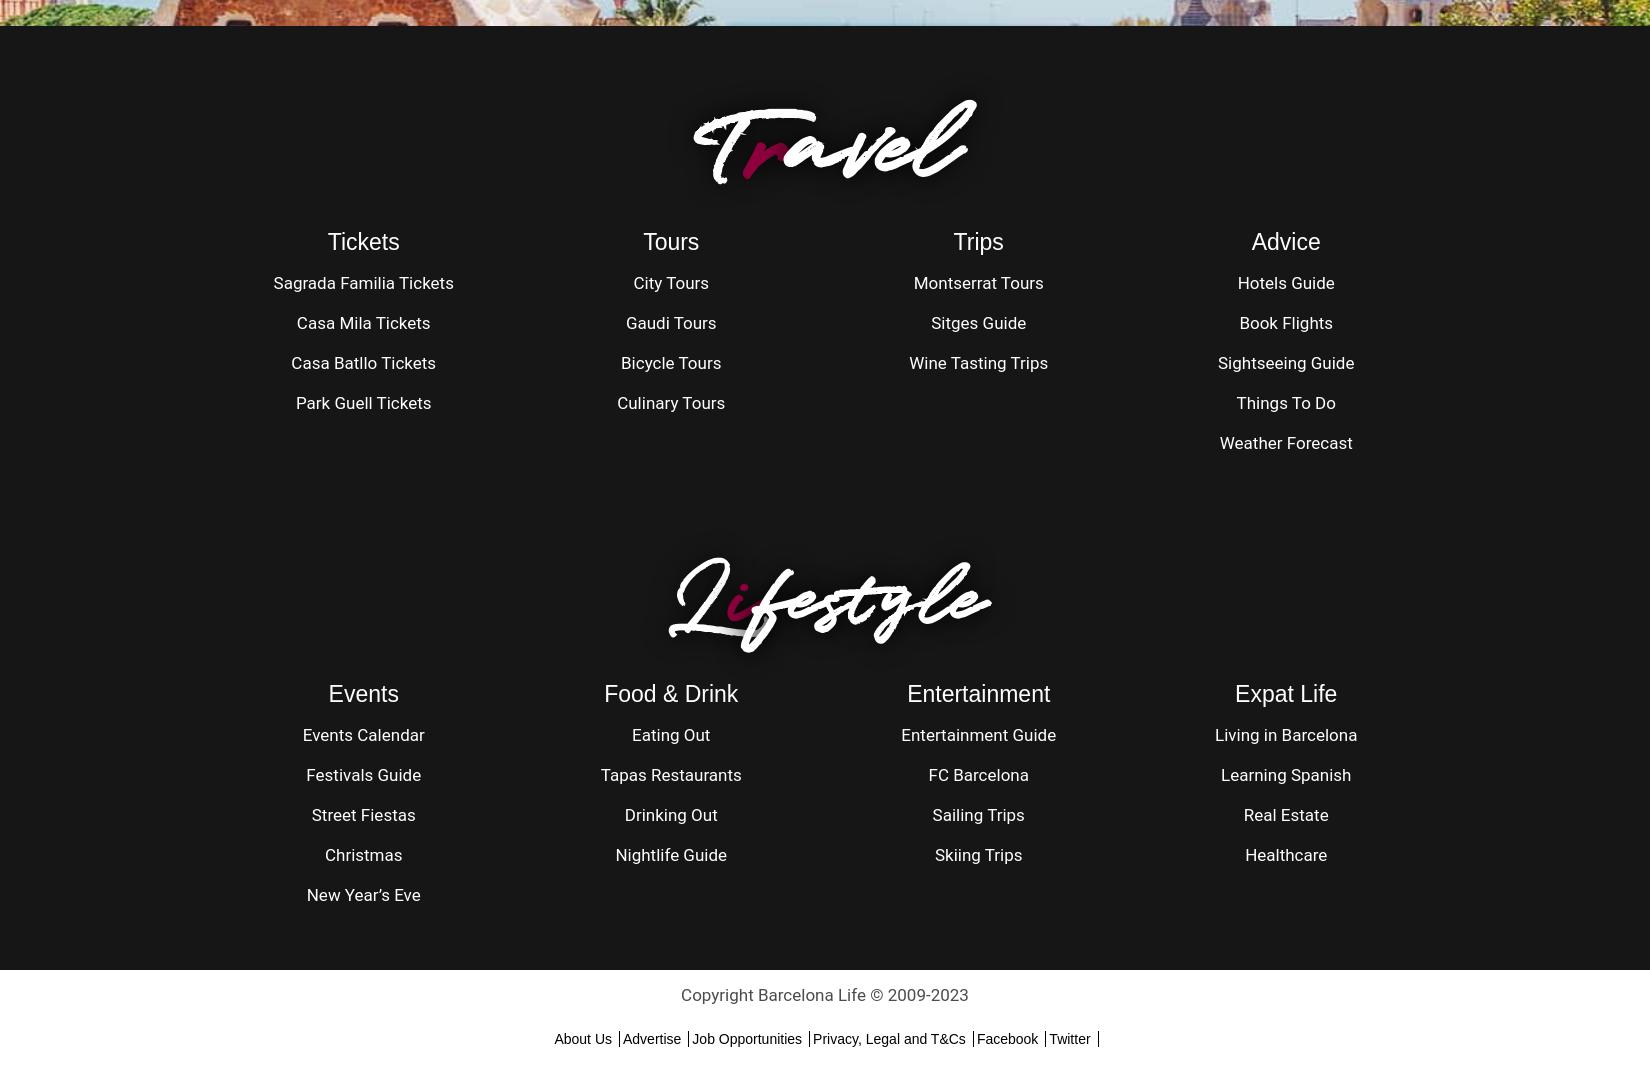 This screenshot has width=1650, height=1066. Describe the element at coordinates (620, 362) in the screenshot. I see `'Bicycle Tours'` at that location.